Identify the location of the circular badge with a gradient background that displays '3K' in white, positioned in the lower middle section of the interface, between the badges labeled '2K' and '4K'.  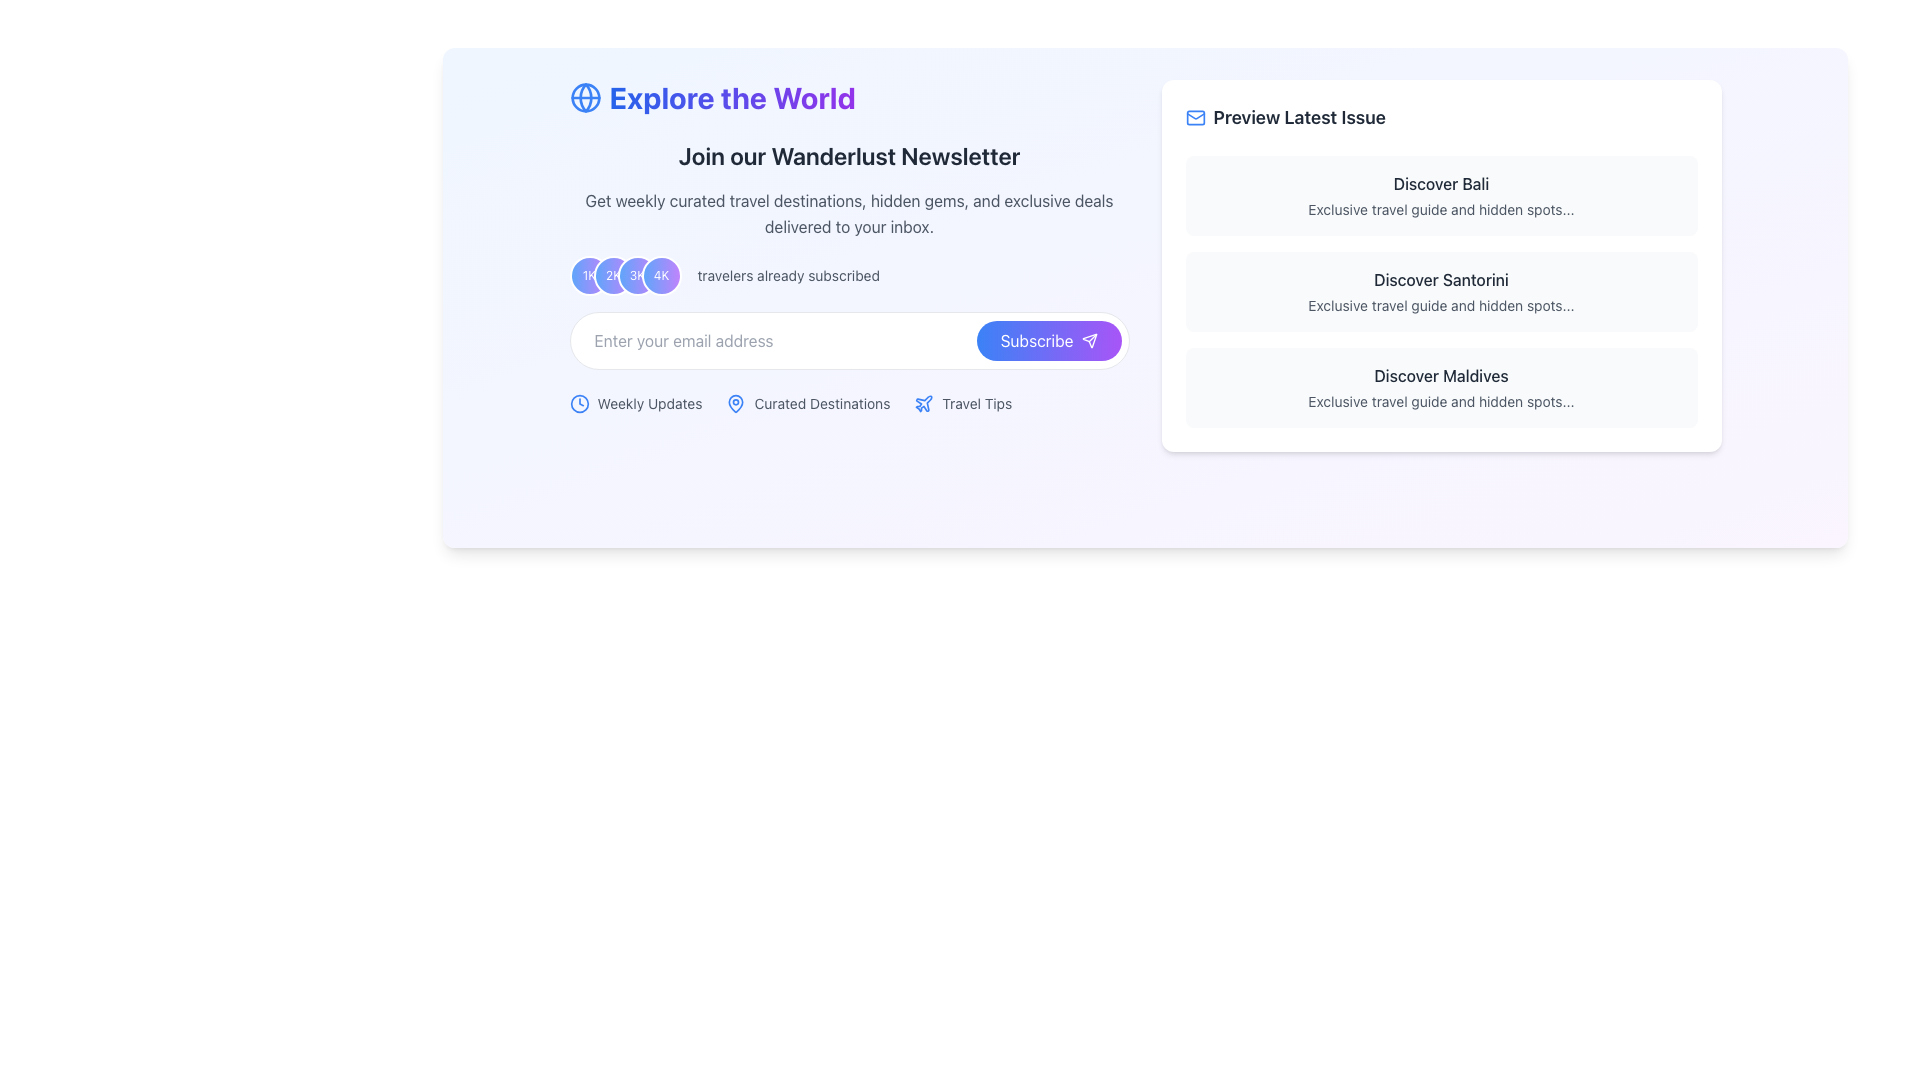
(636, 276).